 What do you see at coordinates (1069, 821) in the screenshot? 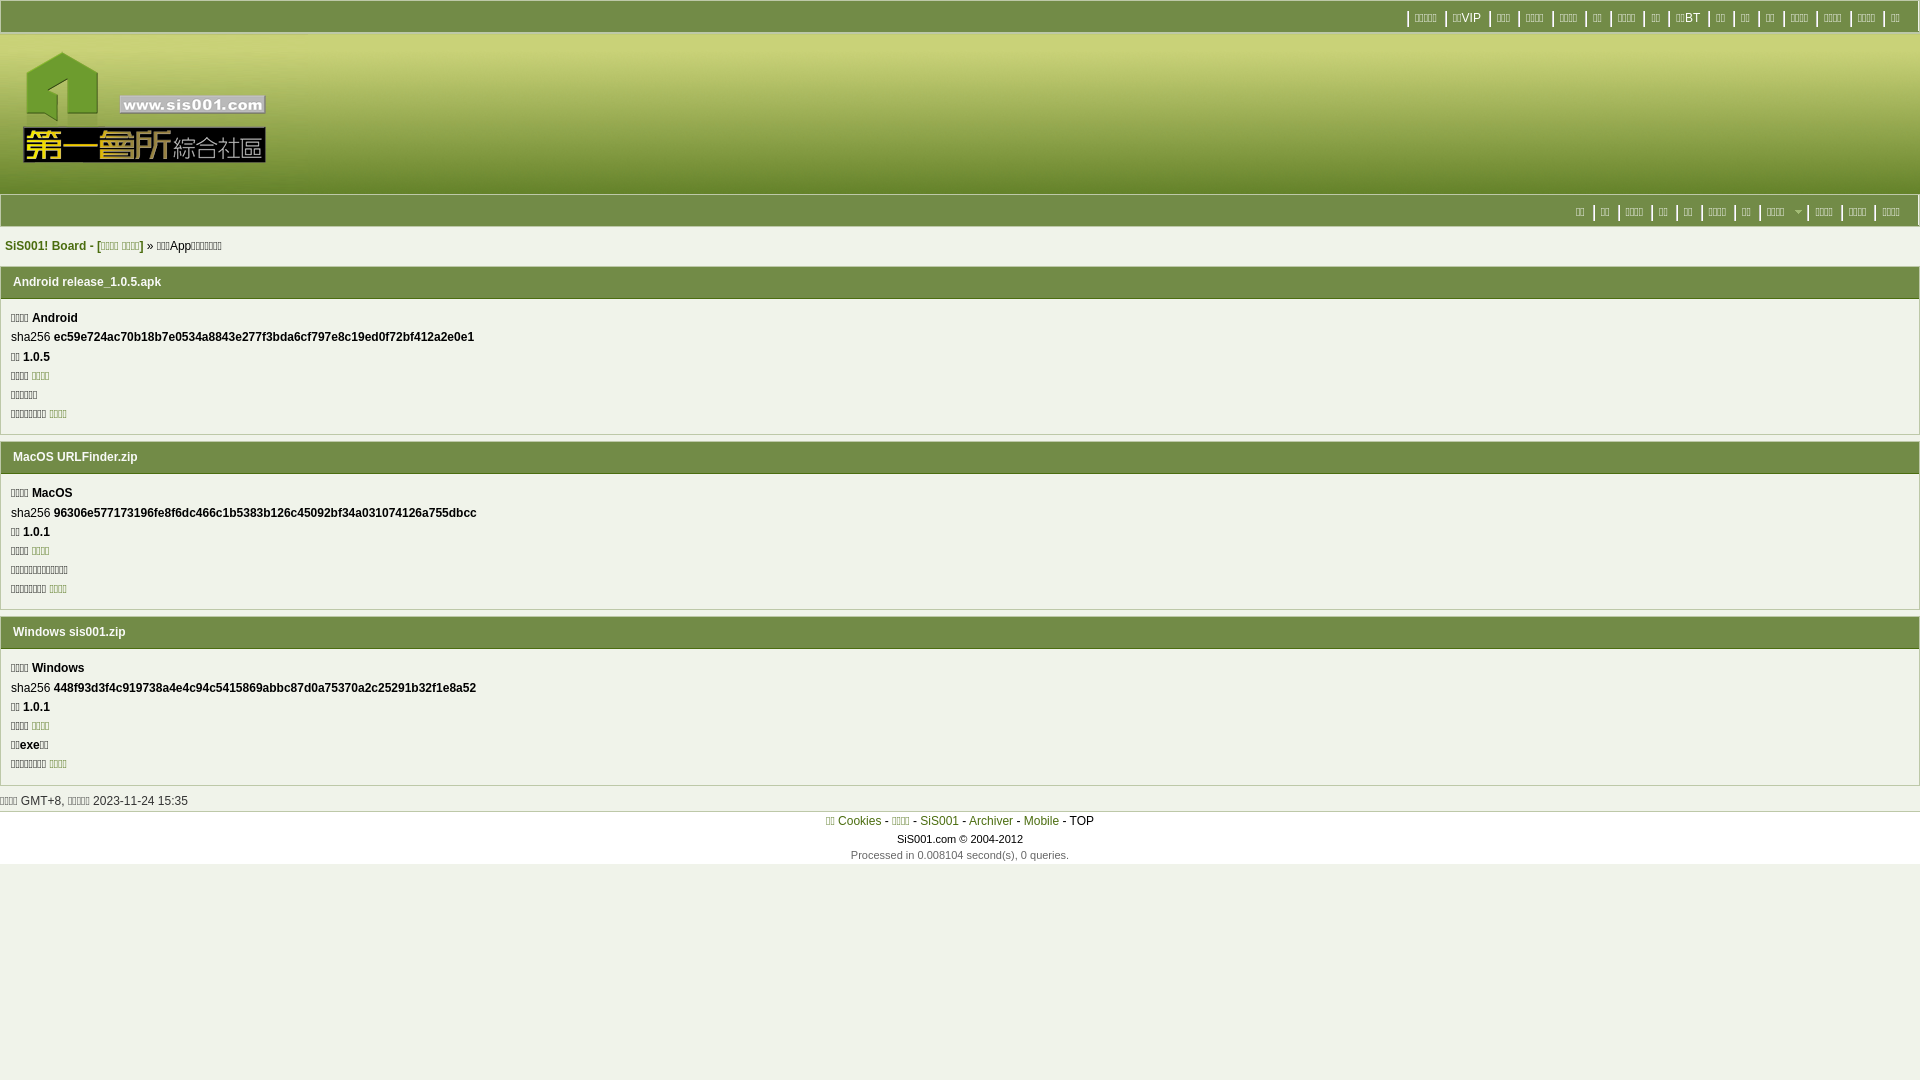
I see `'TOP'` at bounding box center [1069, 821].